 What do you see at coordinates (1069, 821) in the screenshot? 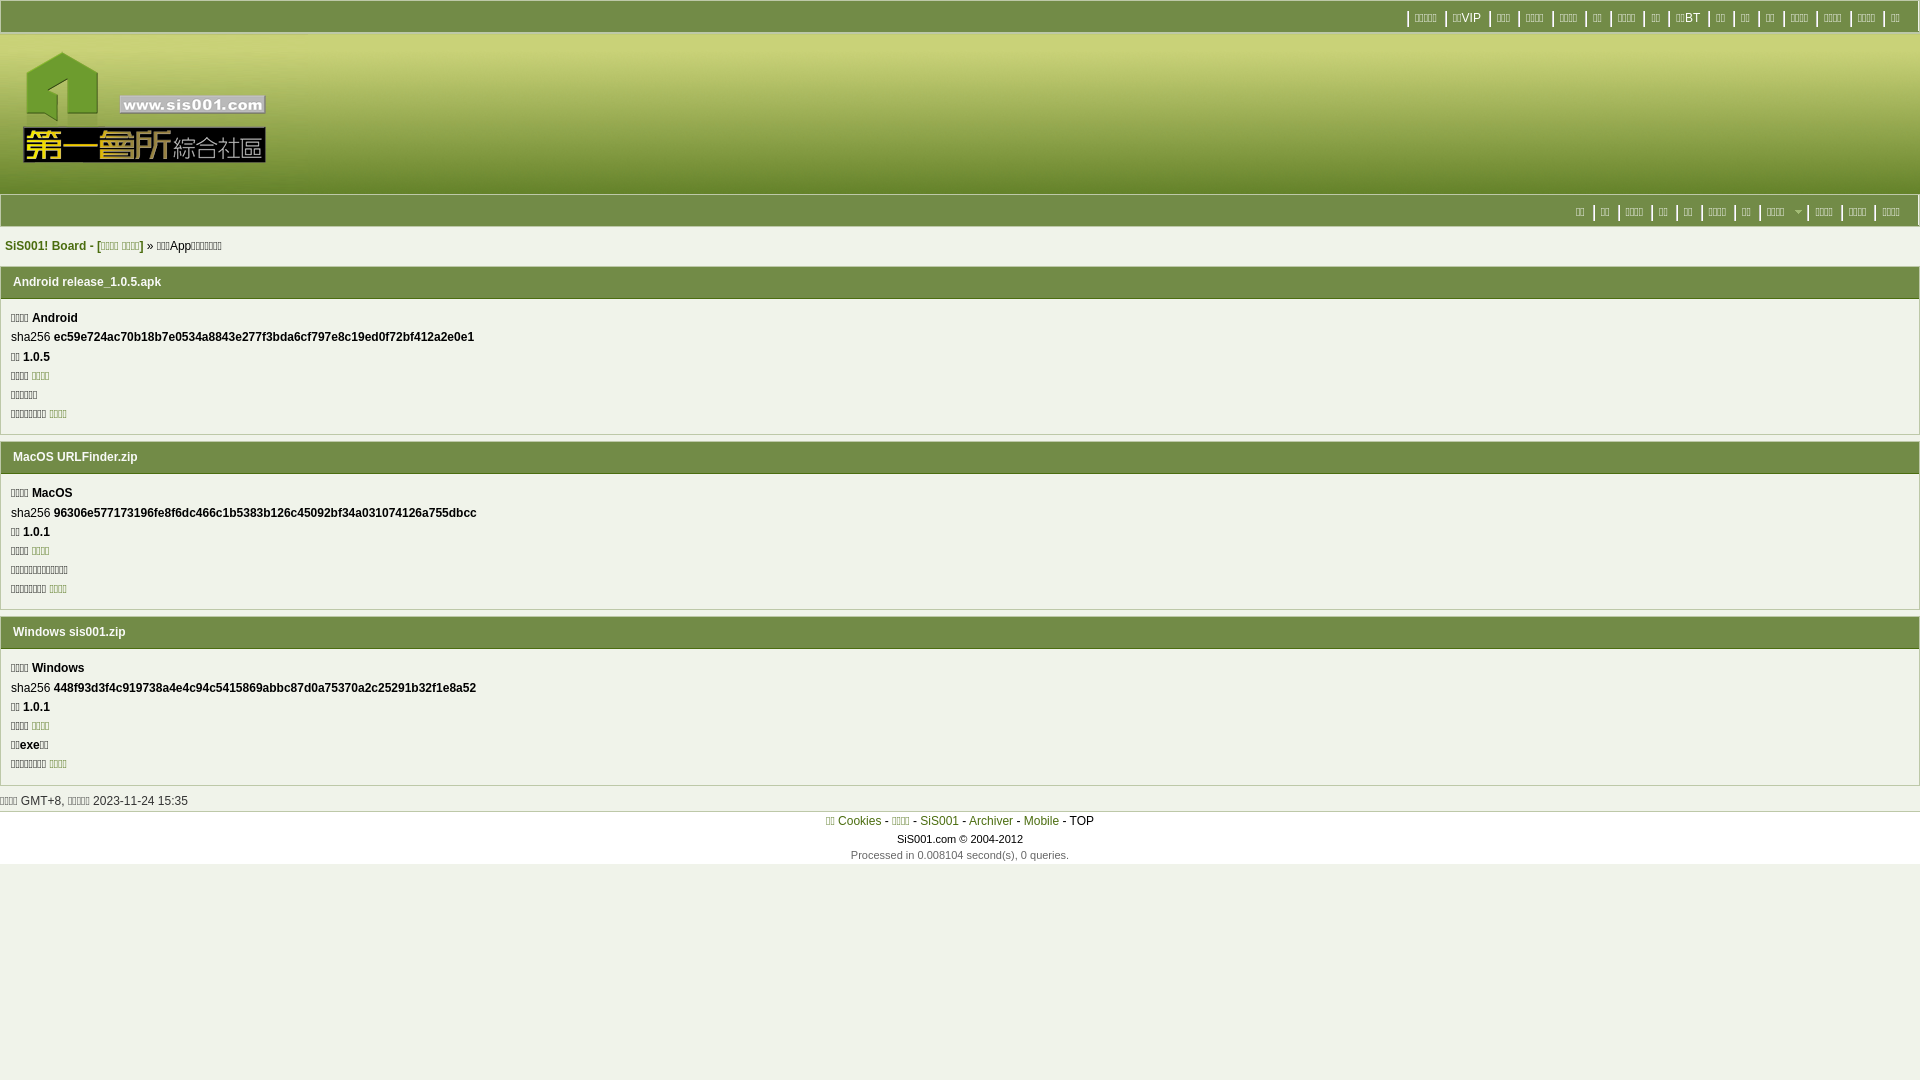
I see `'TOP'` at bounding box center [1069, 821].